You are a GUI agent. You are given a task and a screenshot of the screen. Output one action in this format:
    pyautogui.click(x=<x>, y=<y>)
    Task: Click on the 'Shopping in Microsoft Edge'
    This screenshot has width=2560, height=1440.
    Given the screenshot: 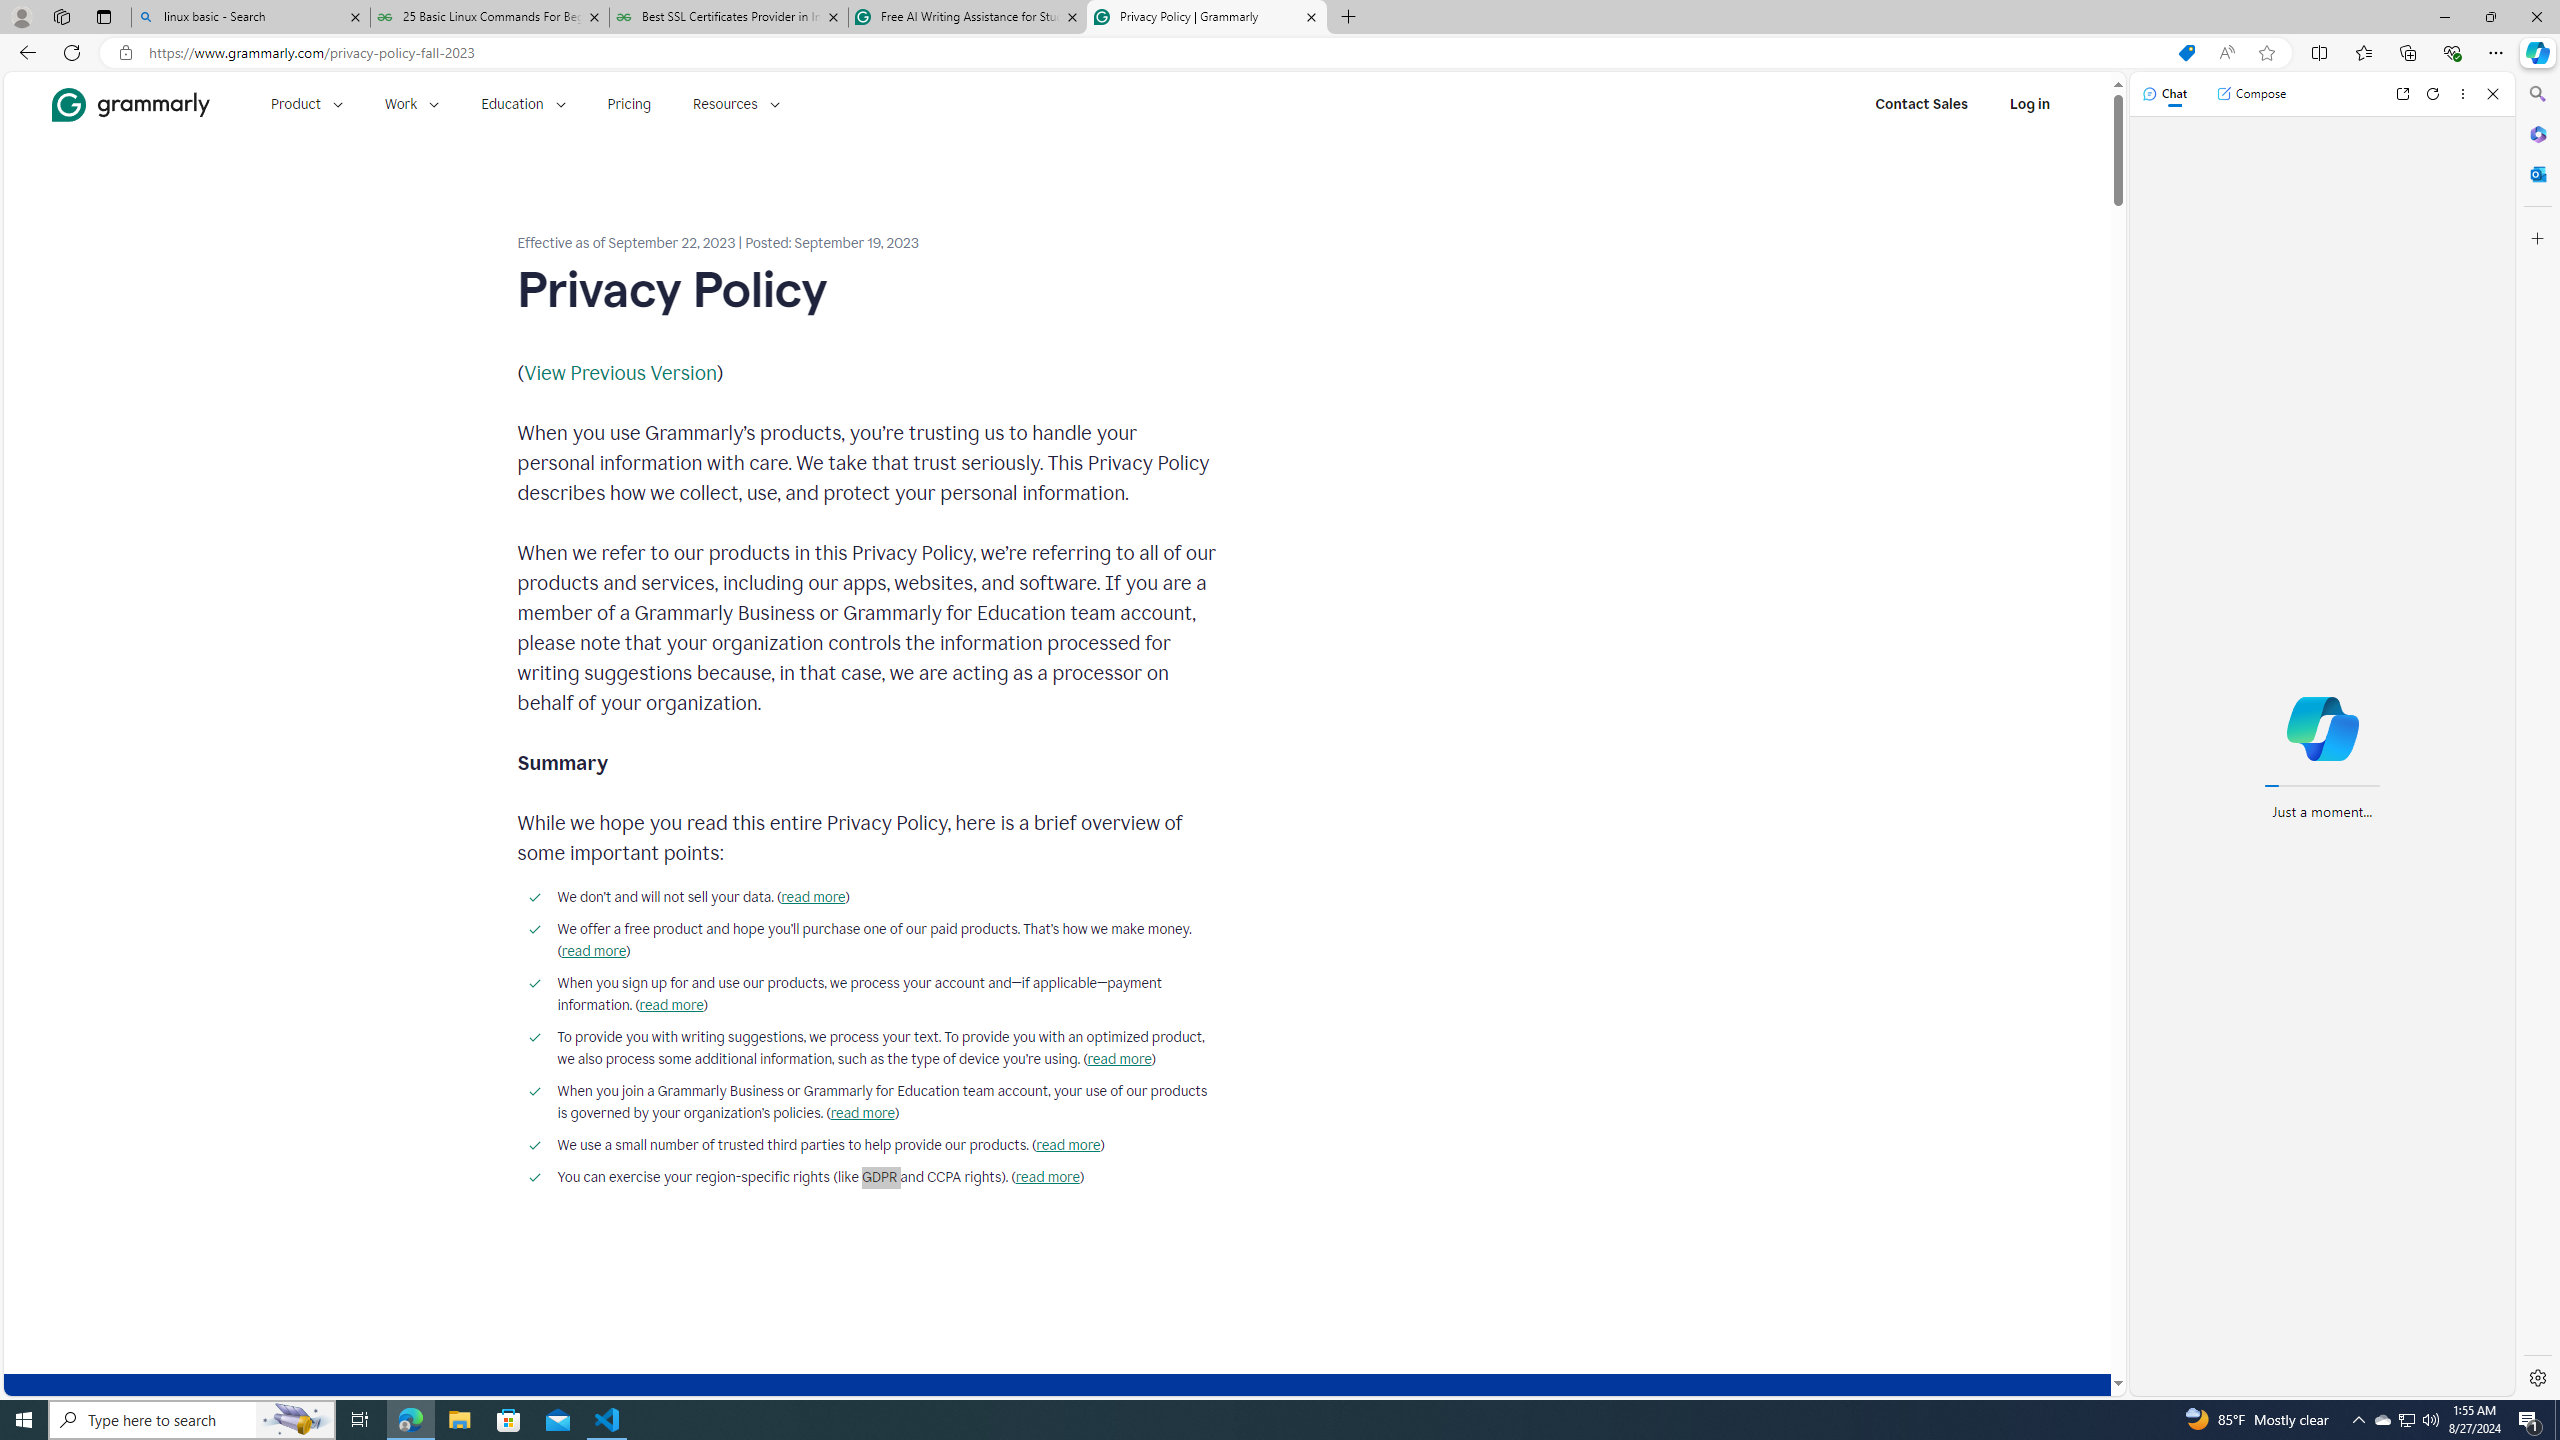 What is the action you would take?
    pyautogui.click(x=2185, y=53)
    